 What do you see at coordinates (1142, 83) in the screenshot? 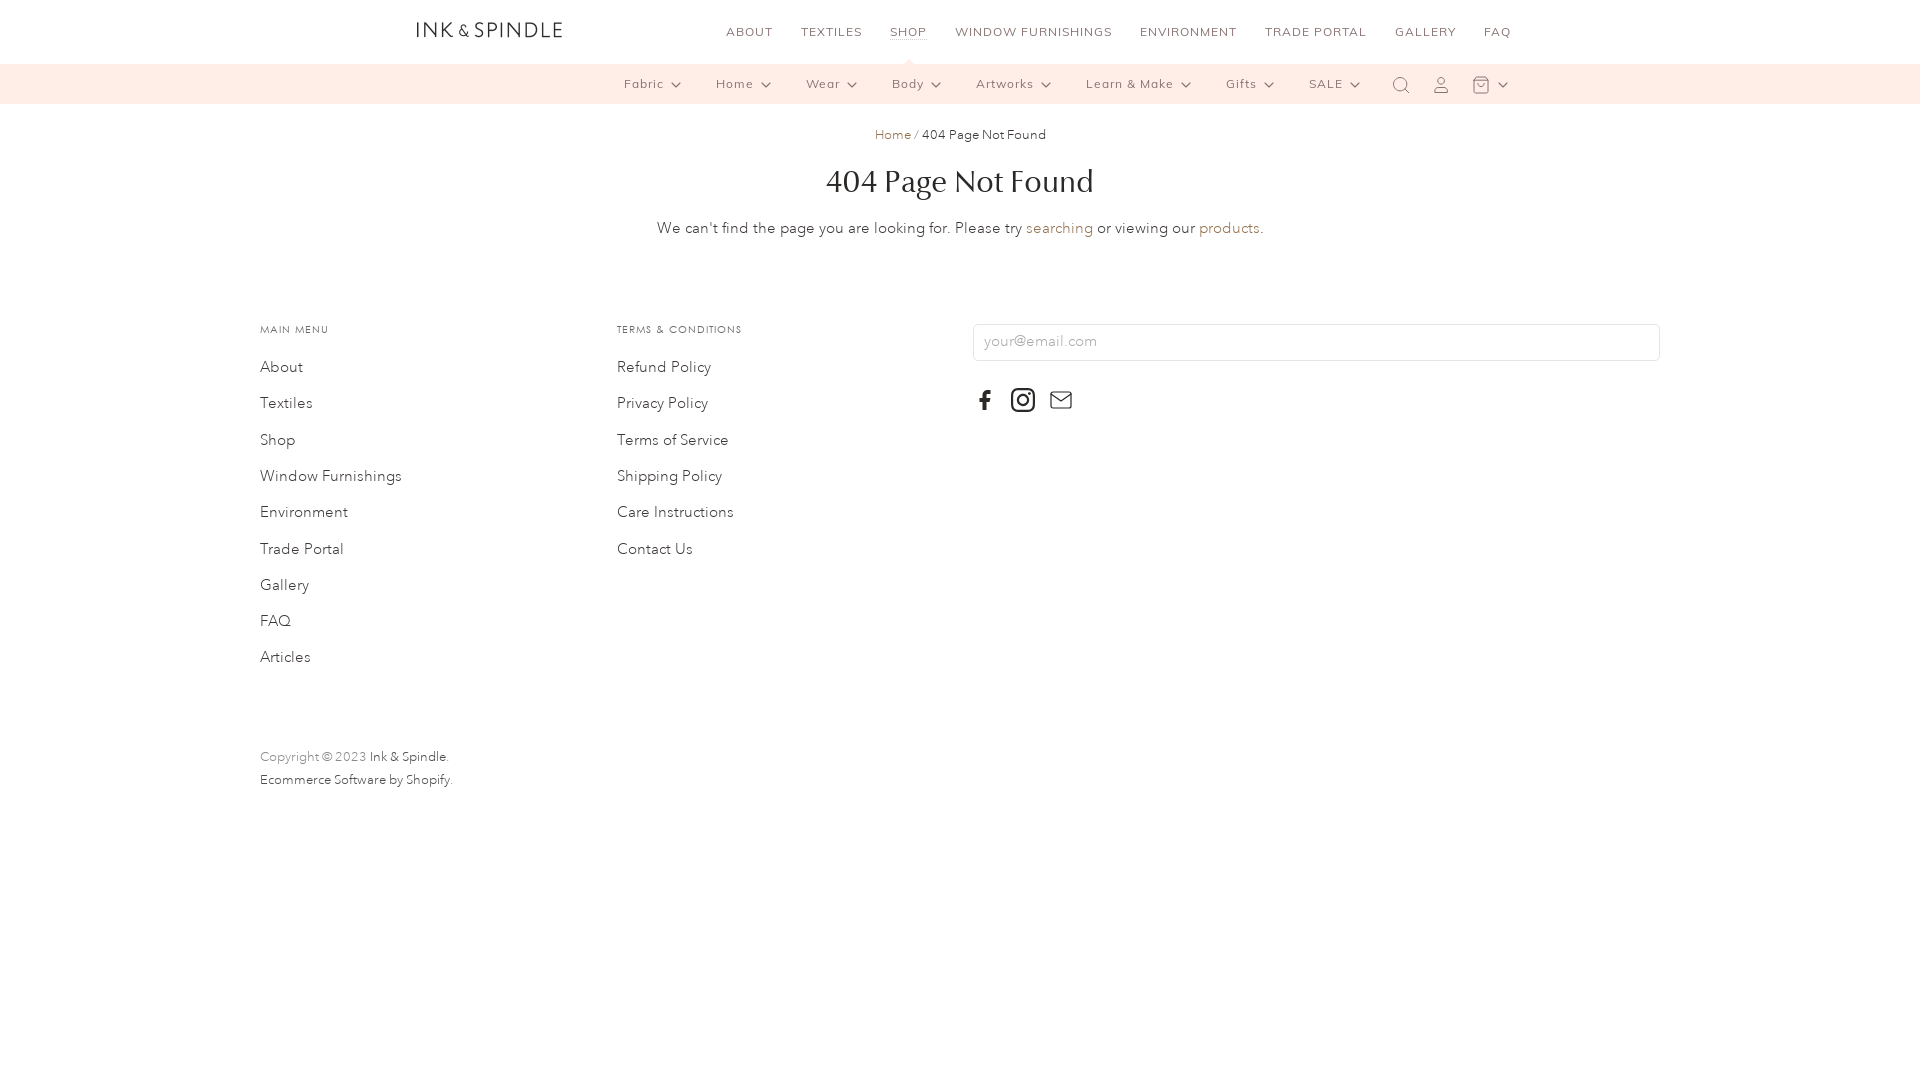
I see `'Learn & Make'` at bounding box center [1142, 83].